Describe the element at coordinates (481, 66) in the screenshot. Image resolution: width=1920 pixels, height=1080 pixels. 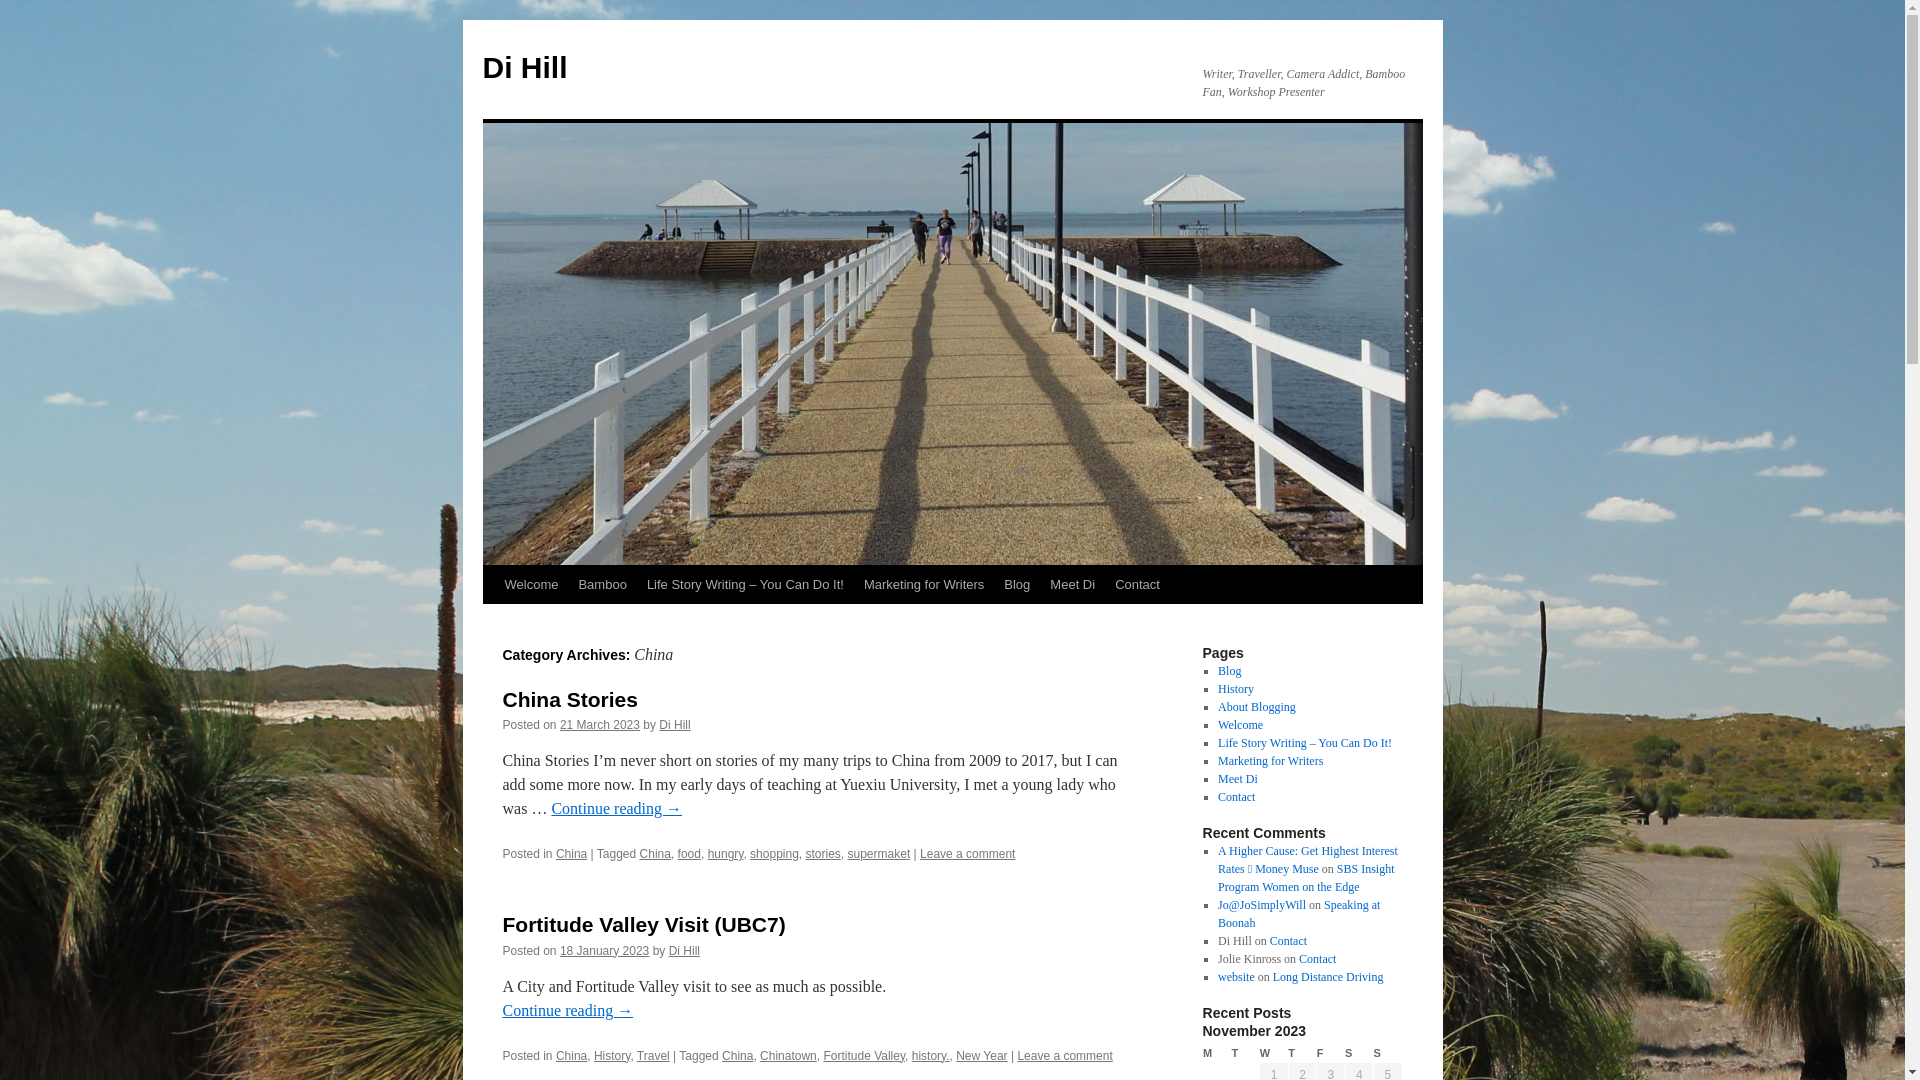
I see `'Di Hill'` at that location.